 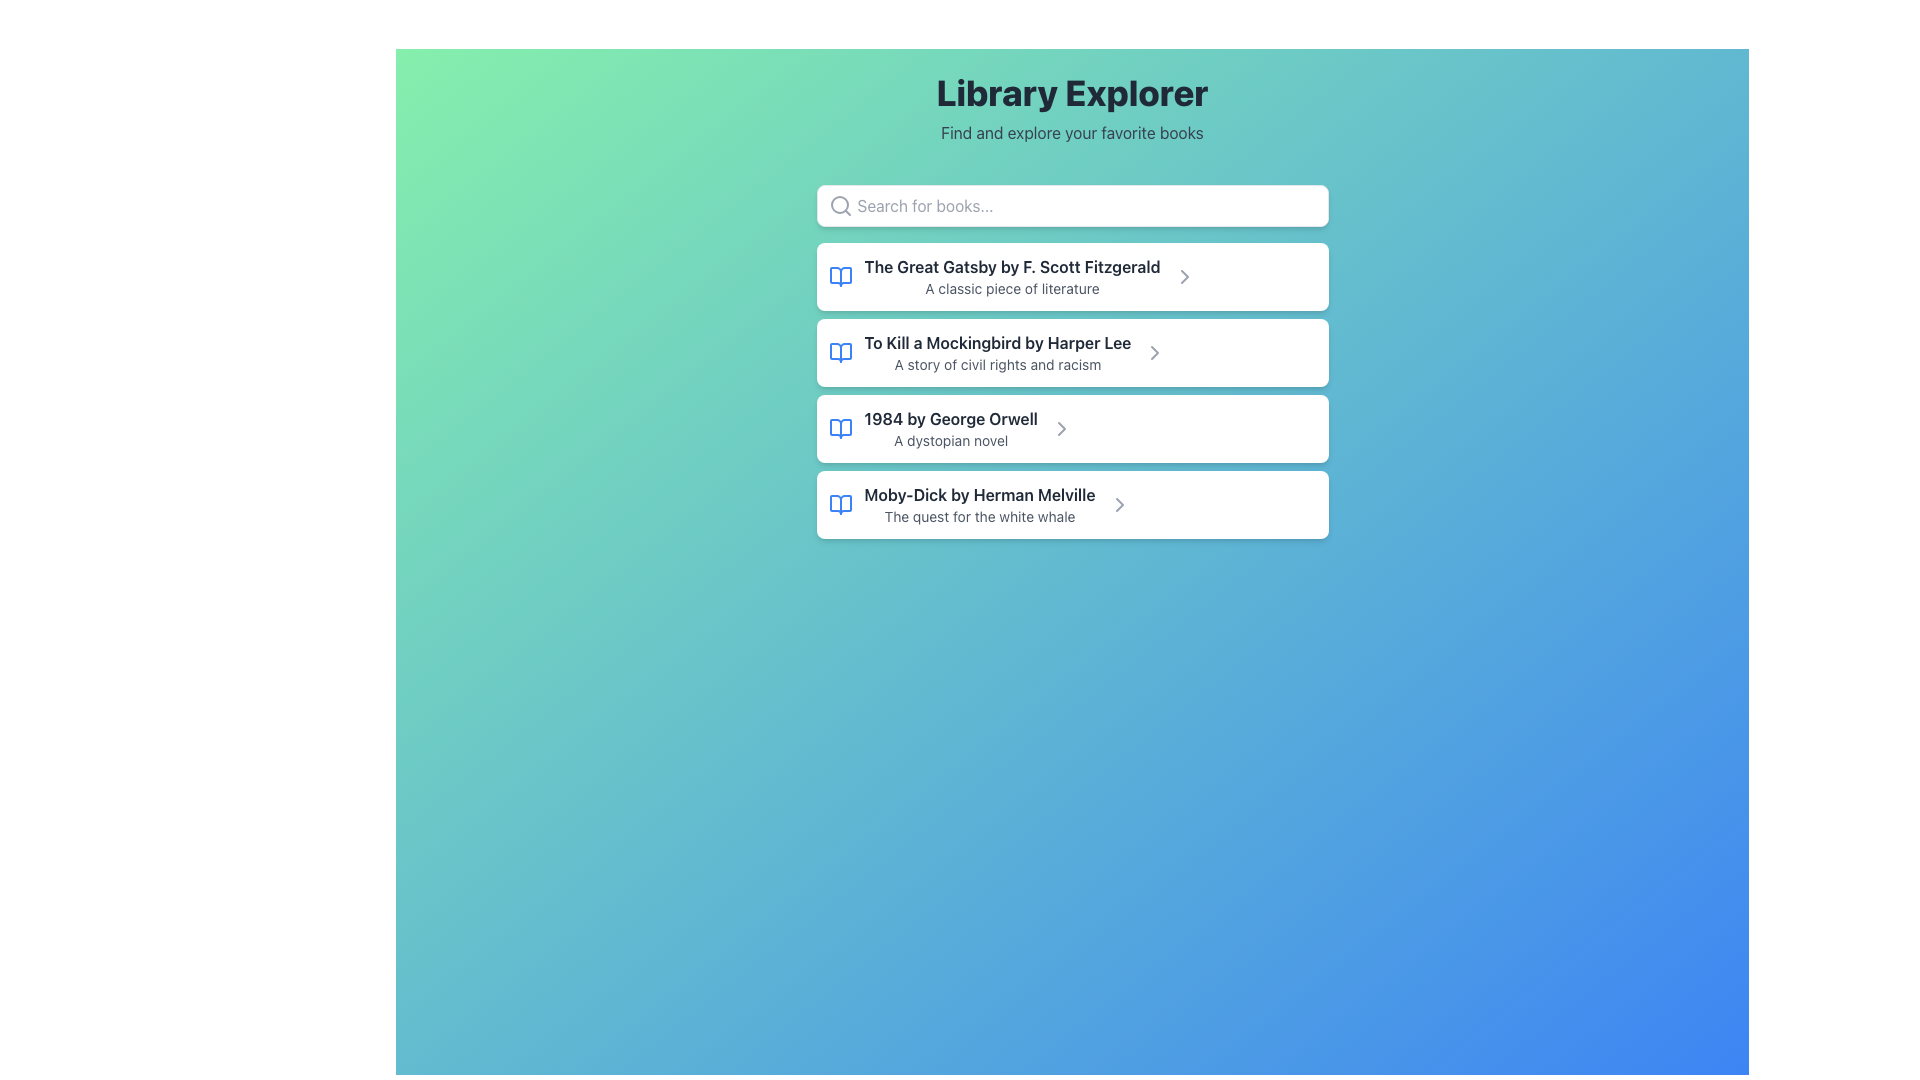 What do you see at coordinates (840, 352) in the screenshot?
I see `the decorative icon representing the book entry for 'To Kill a Mockingbird by Harper Lee', which is located at the leftmost side of the second row in the book list` at bounding box center [840, 352].